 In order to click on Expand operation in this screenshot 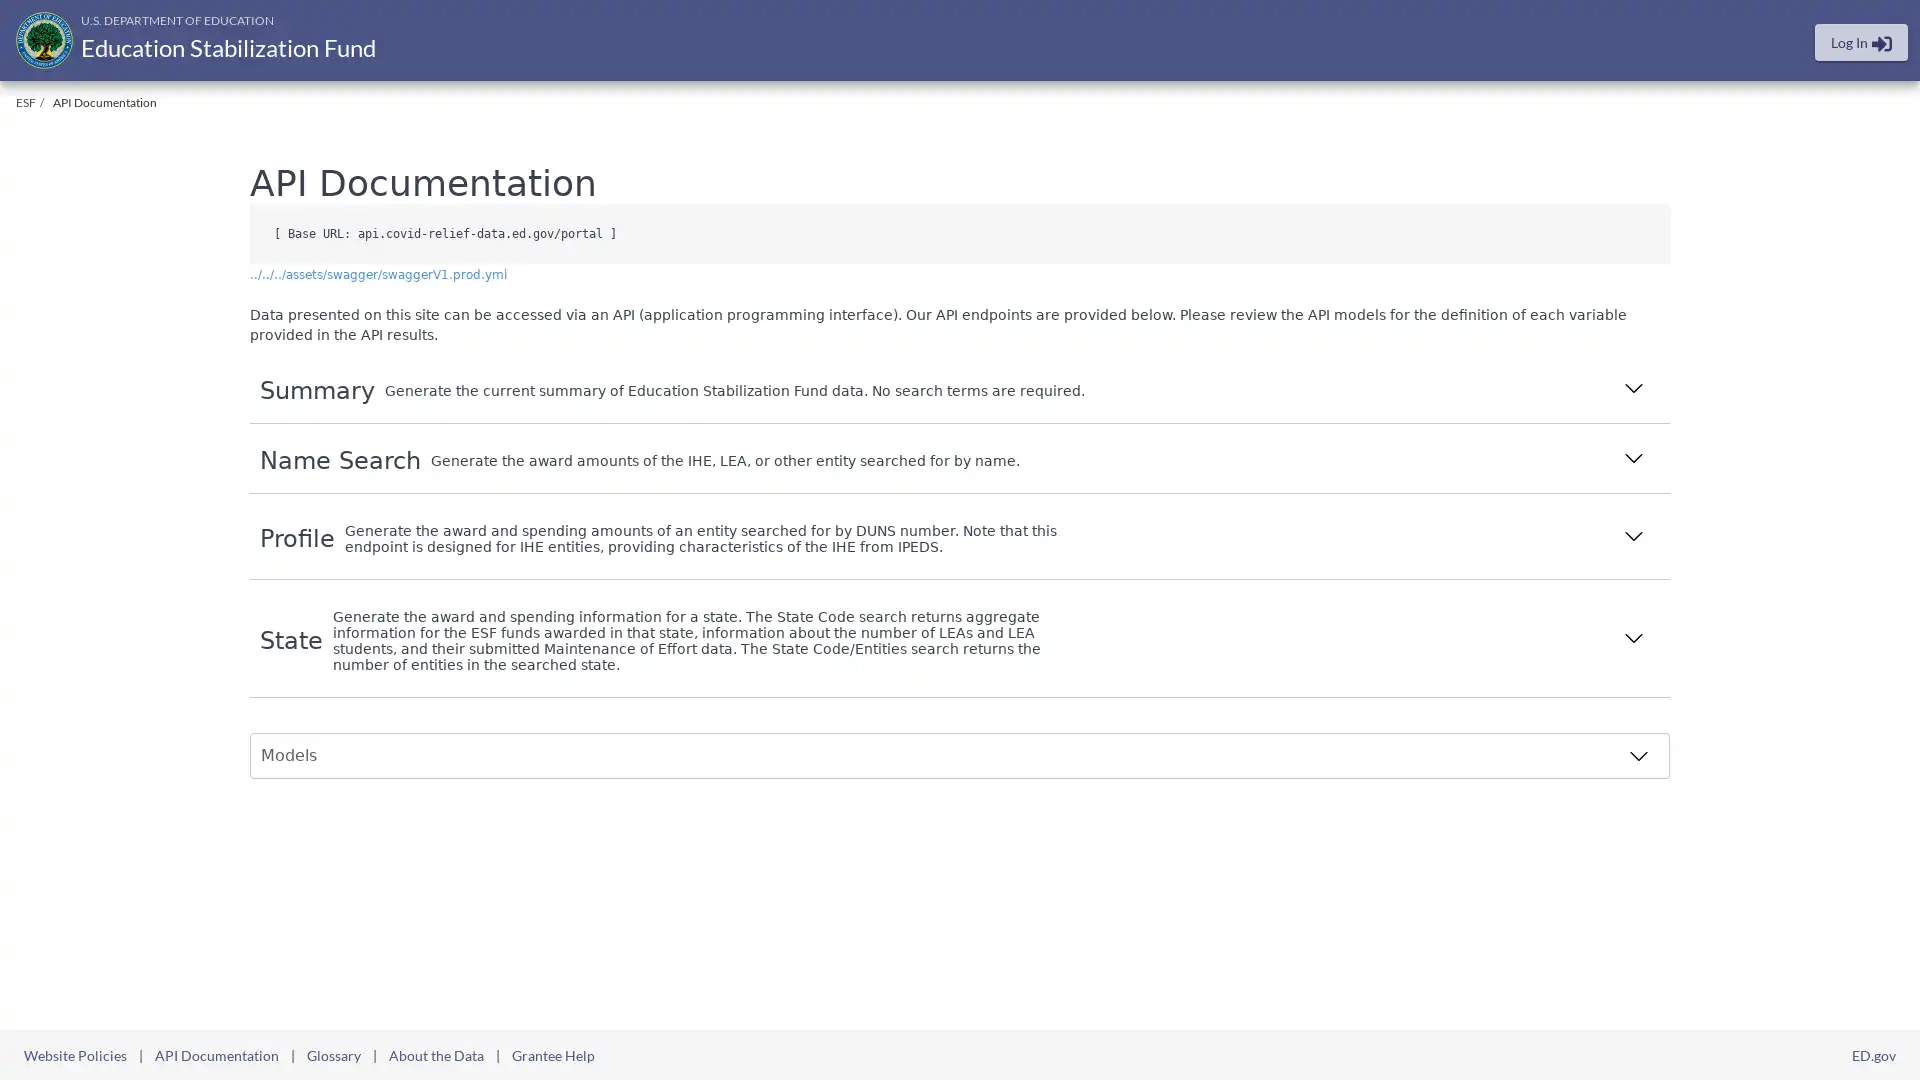, I will do `click(1633, 460)`.